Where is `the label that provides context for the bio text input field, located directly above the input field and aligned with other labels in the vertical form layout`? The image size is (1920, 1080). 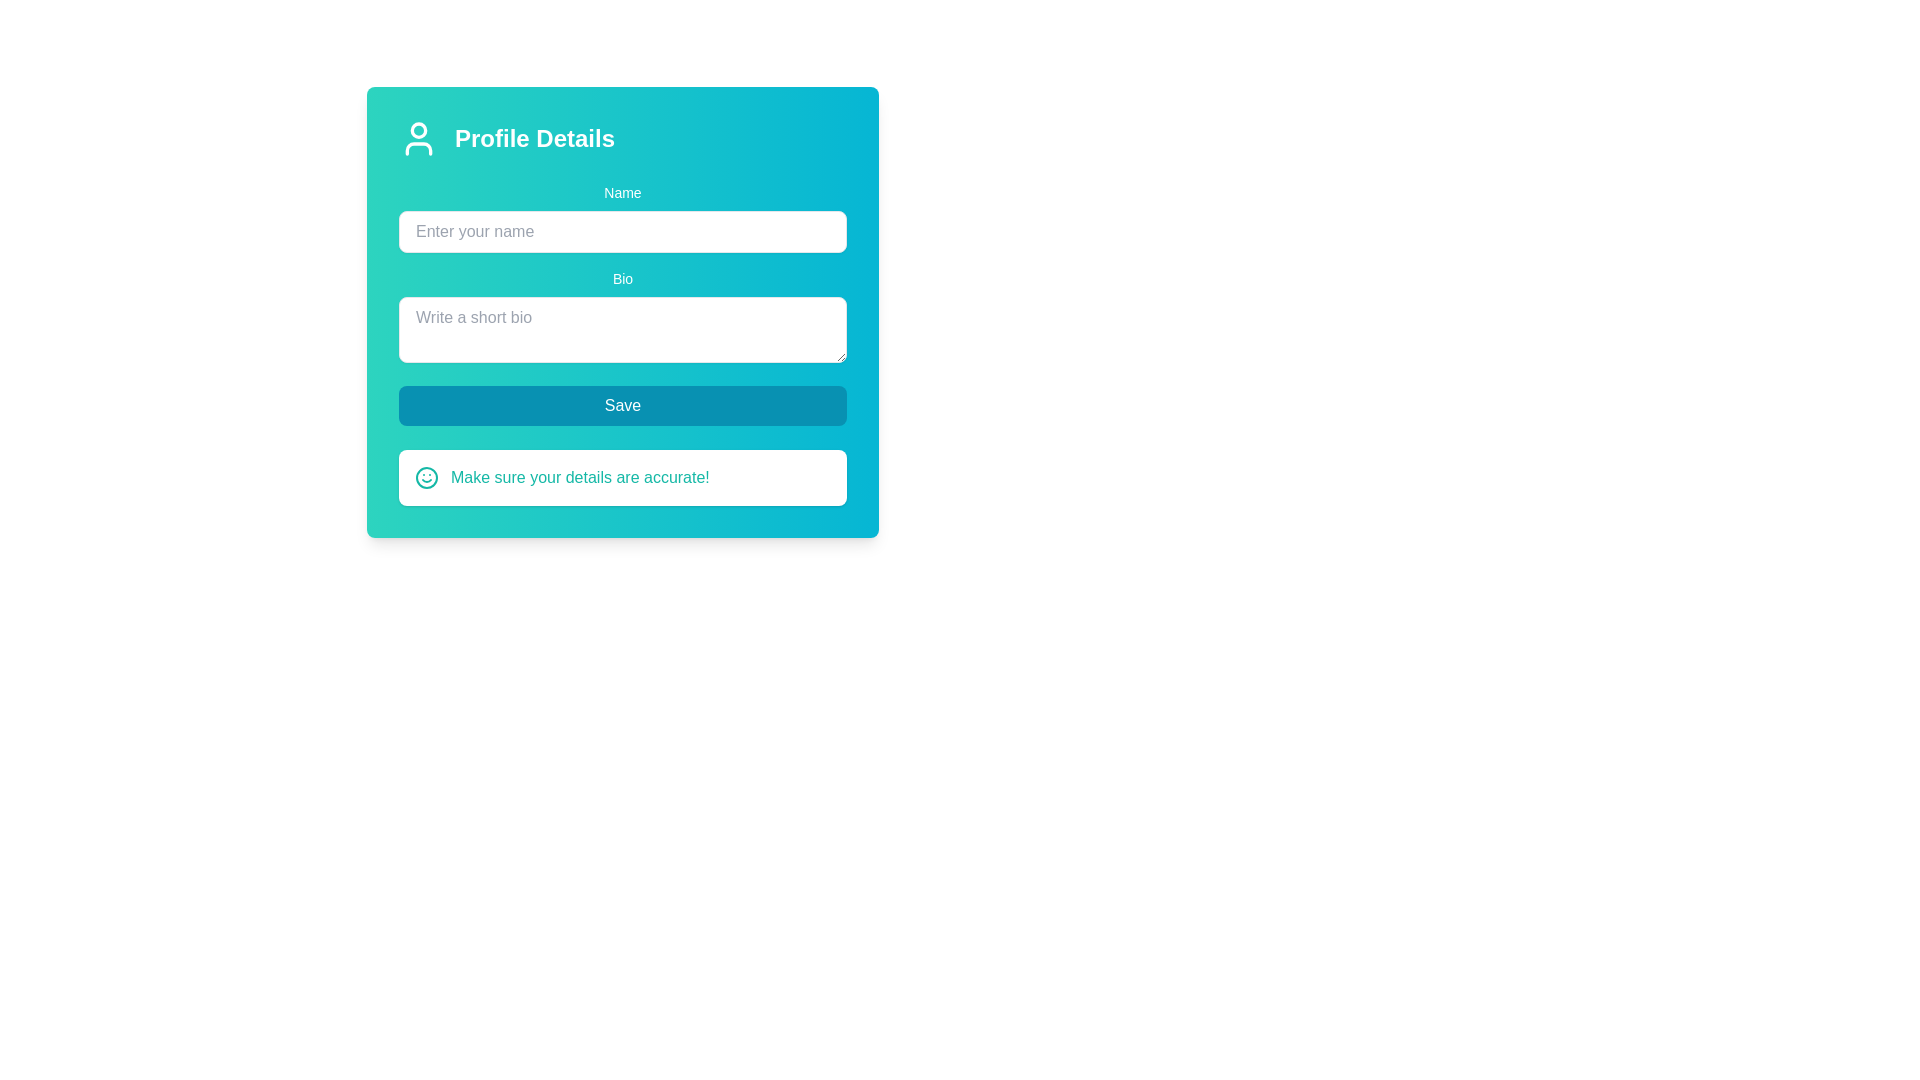 the label that provides context for the bio text input field, located directly above the input field and aligned with other labels in the vertical form layout is located at coordinates (622, 278).